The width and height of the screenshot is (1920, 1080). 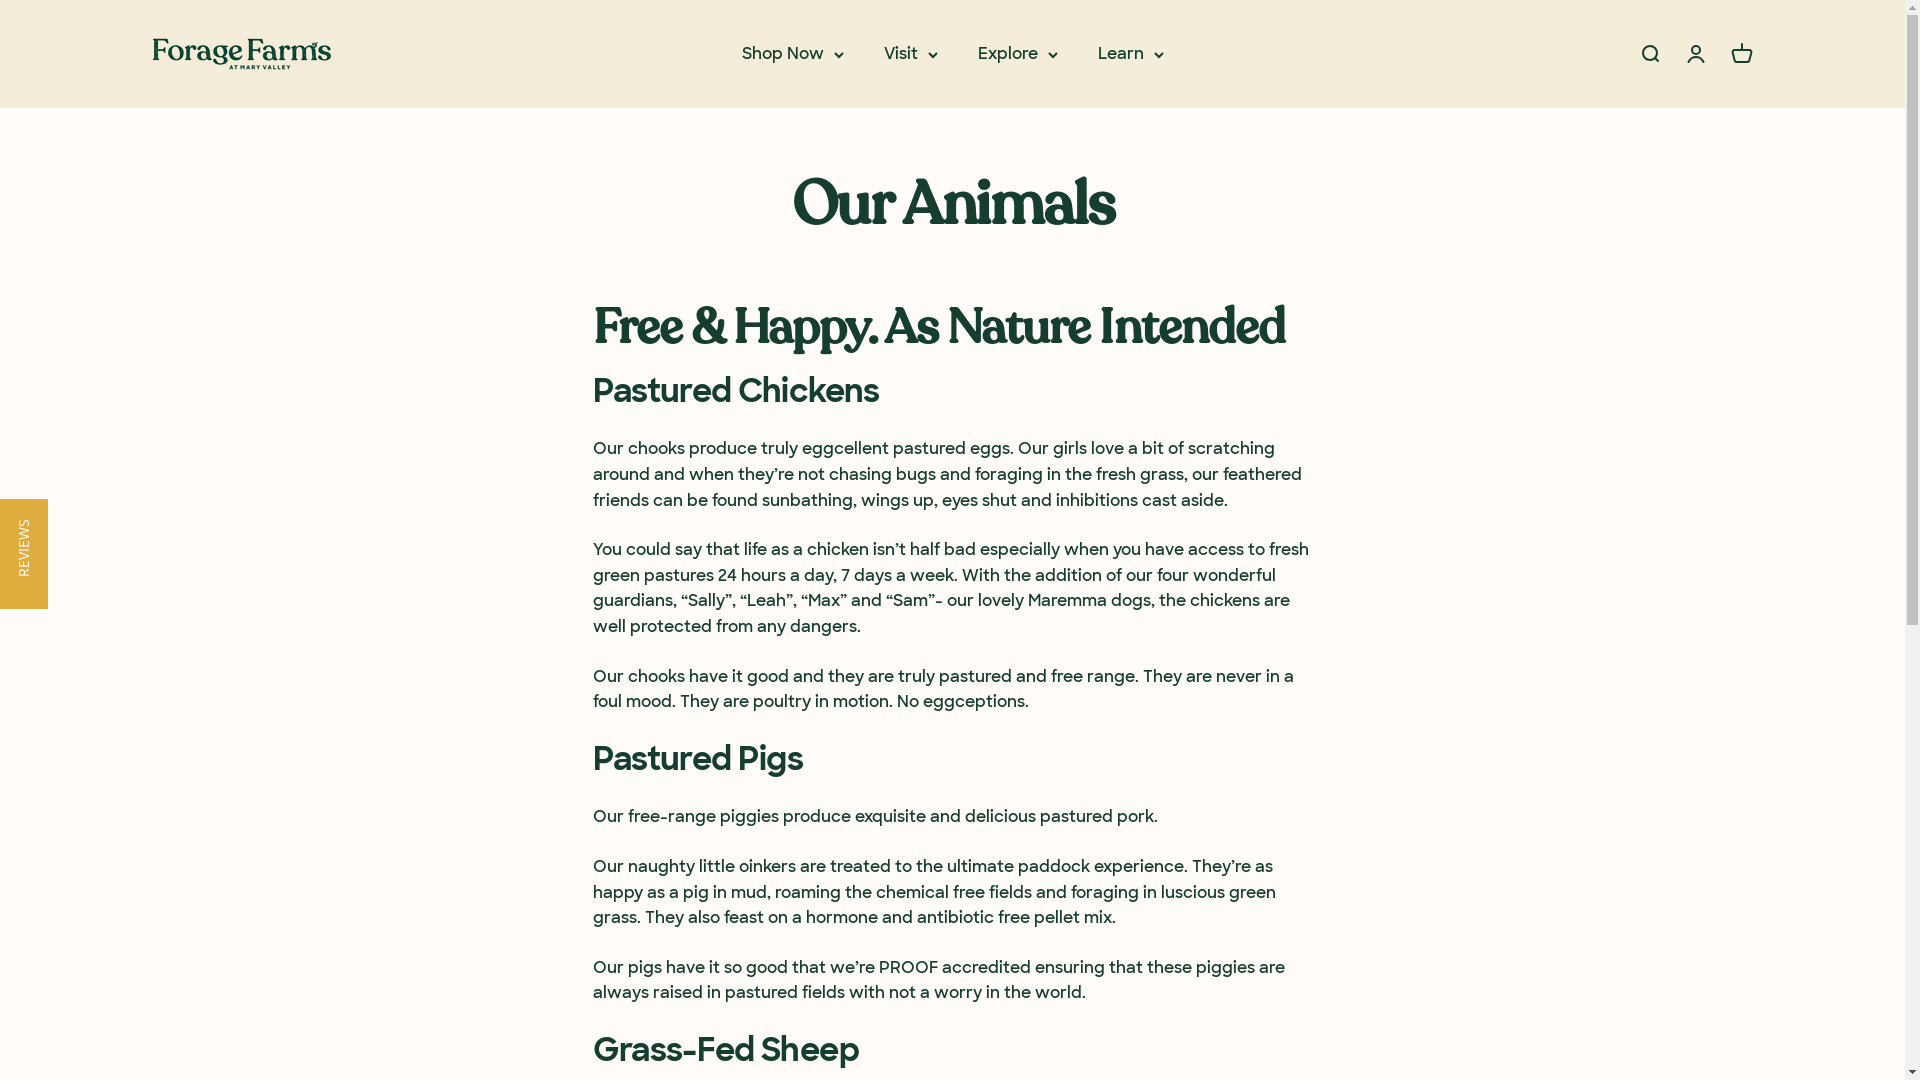 I want to click on 'Open search', so click(x=1649, y=53).